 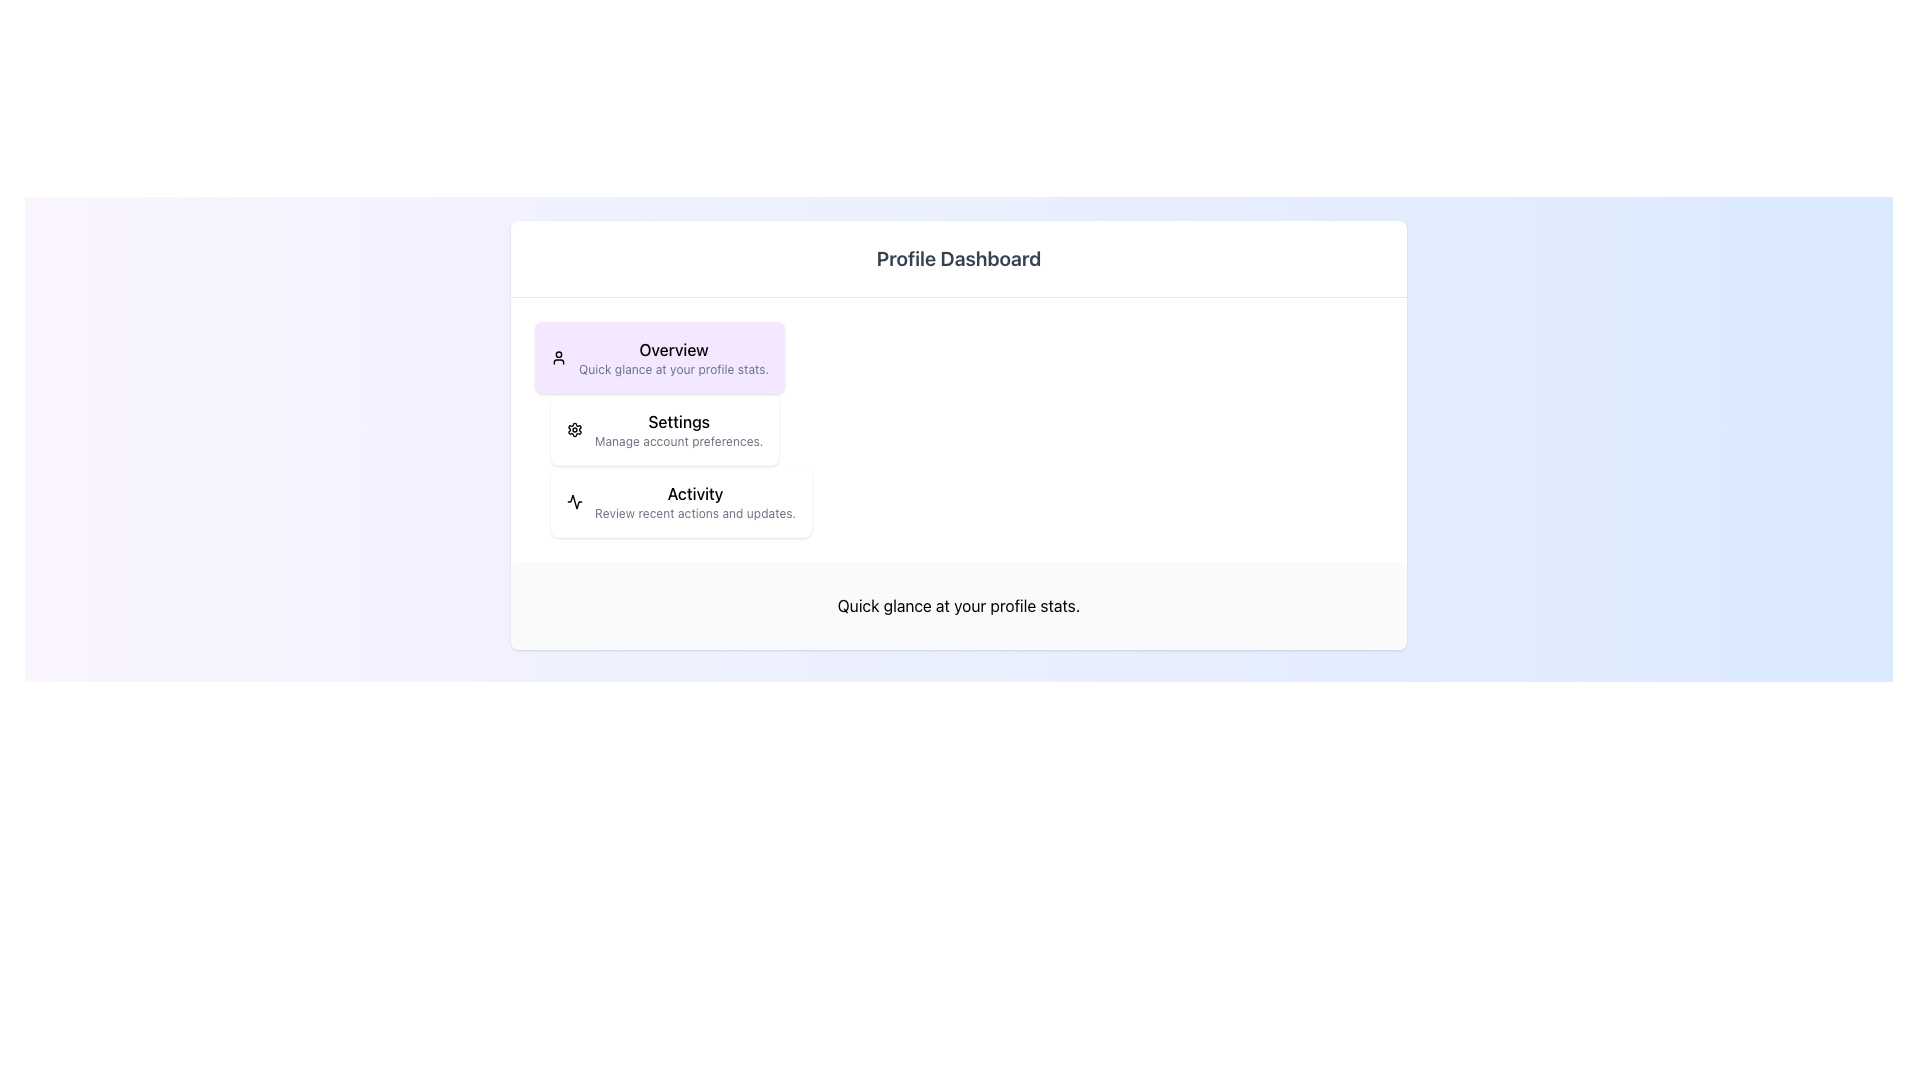 What do you see at coordinates (665, 428) in the screenshot?
I see `the navigational button labeled for managing account preferences, positioned centrally between 'Overview' and 'Activity'` at bounding box center [665, 428].